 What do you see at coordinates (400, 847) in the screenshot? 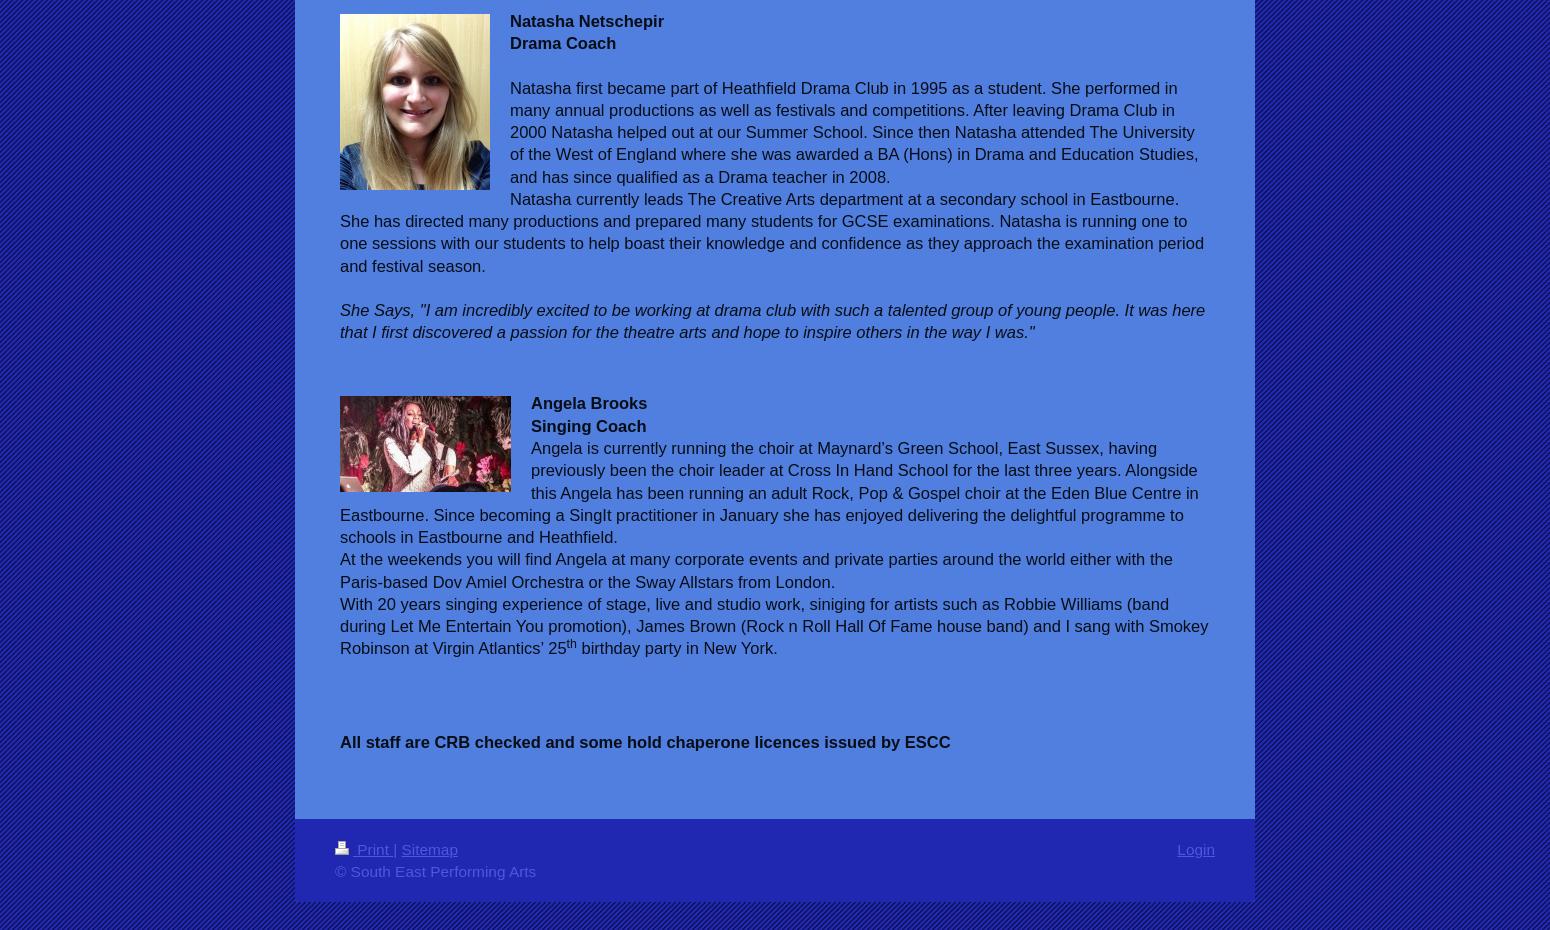
I see `'Sitemap'` at bounding box center [400, 847].